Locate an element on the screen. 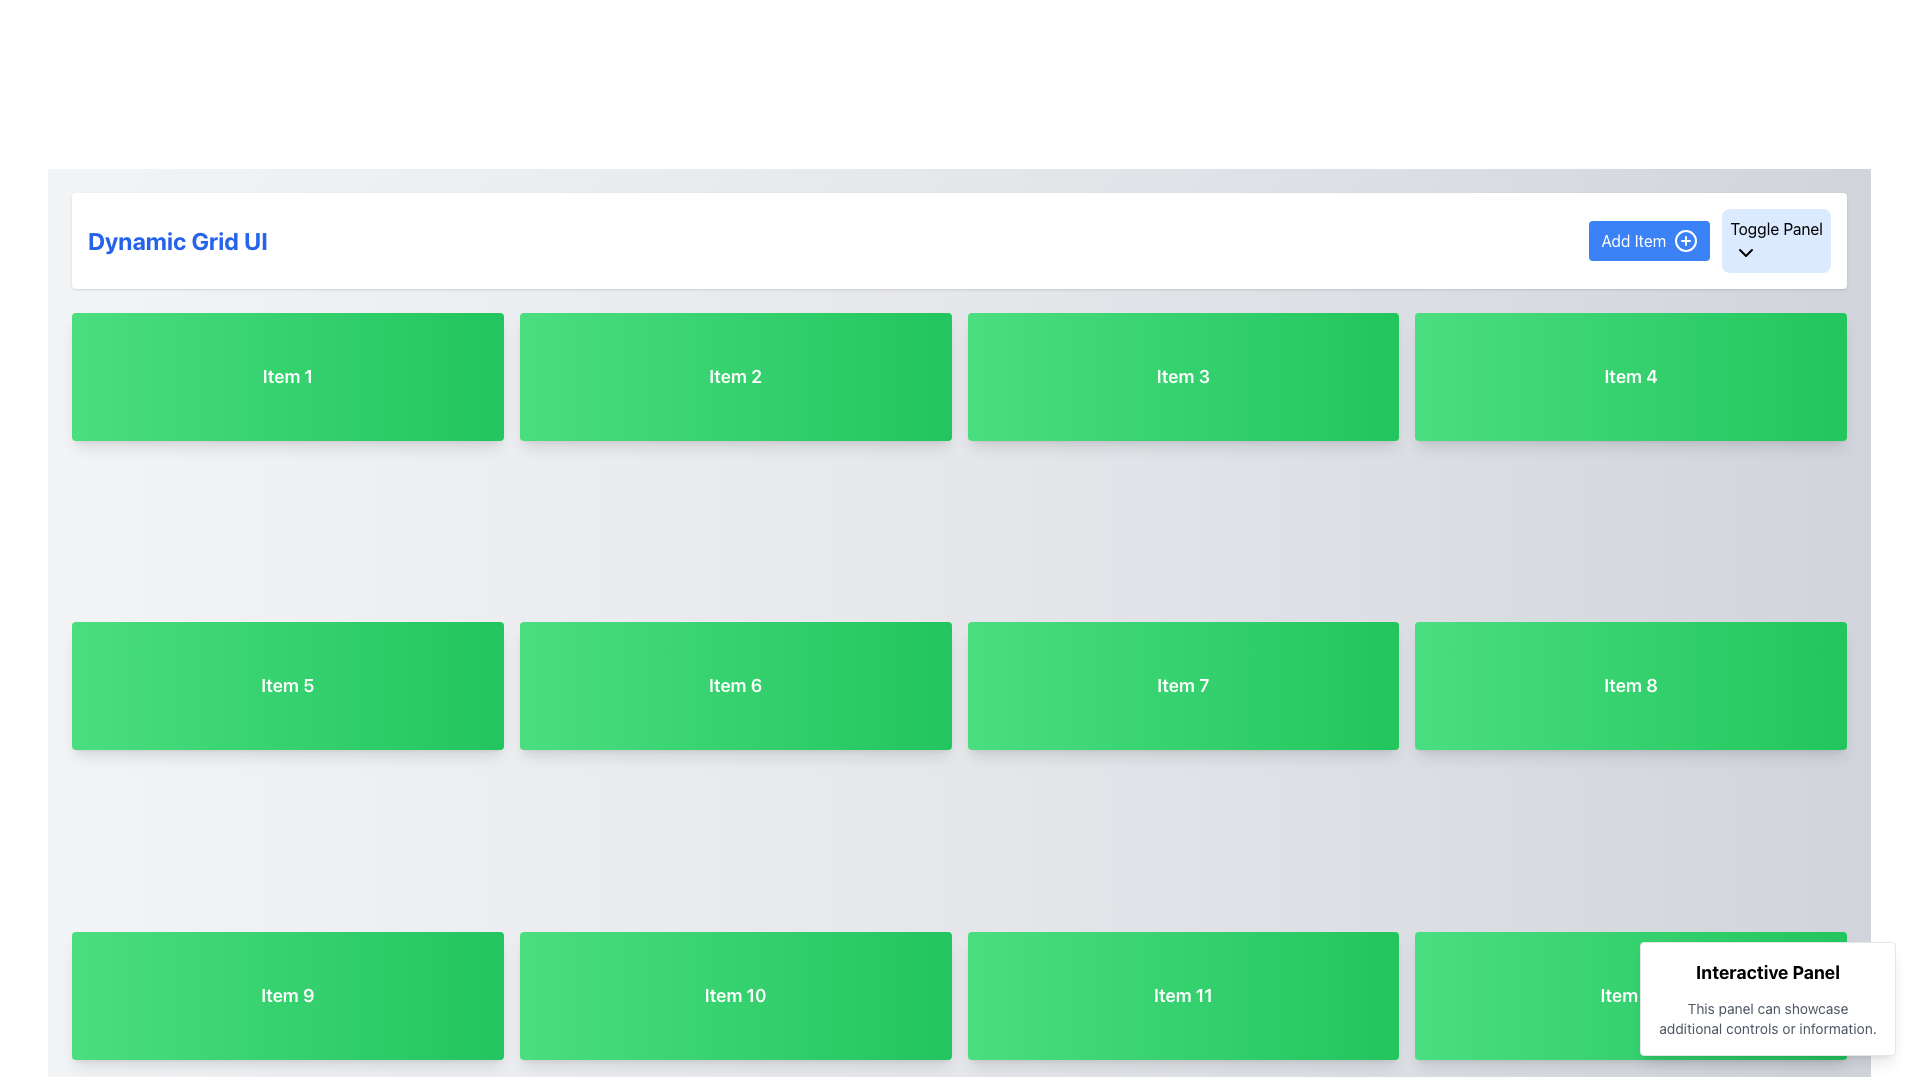 Image resolution: width=1920 pixels, height=1080 pixels. the first item in the grid layout, which is a visual display for identification and is located in the top-left corner of the grid is located at coordinates (286, 377).